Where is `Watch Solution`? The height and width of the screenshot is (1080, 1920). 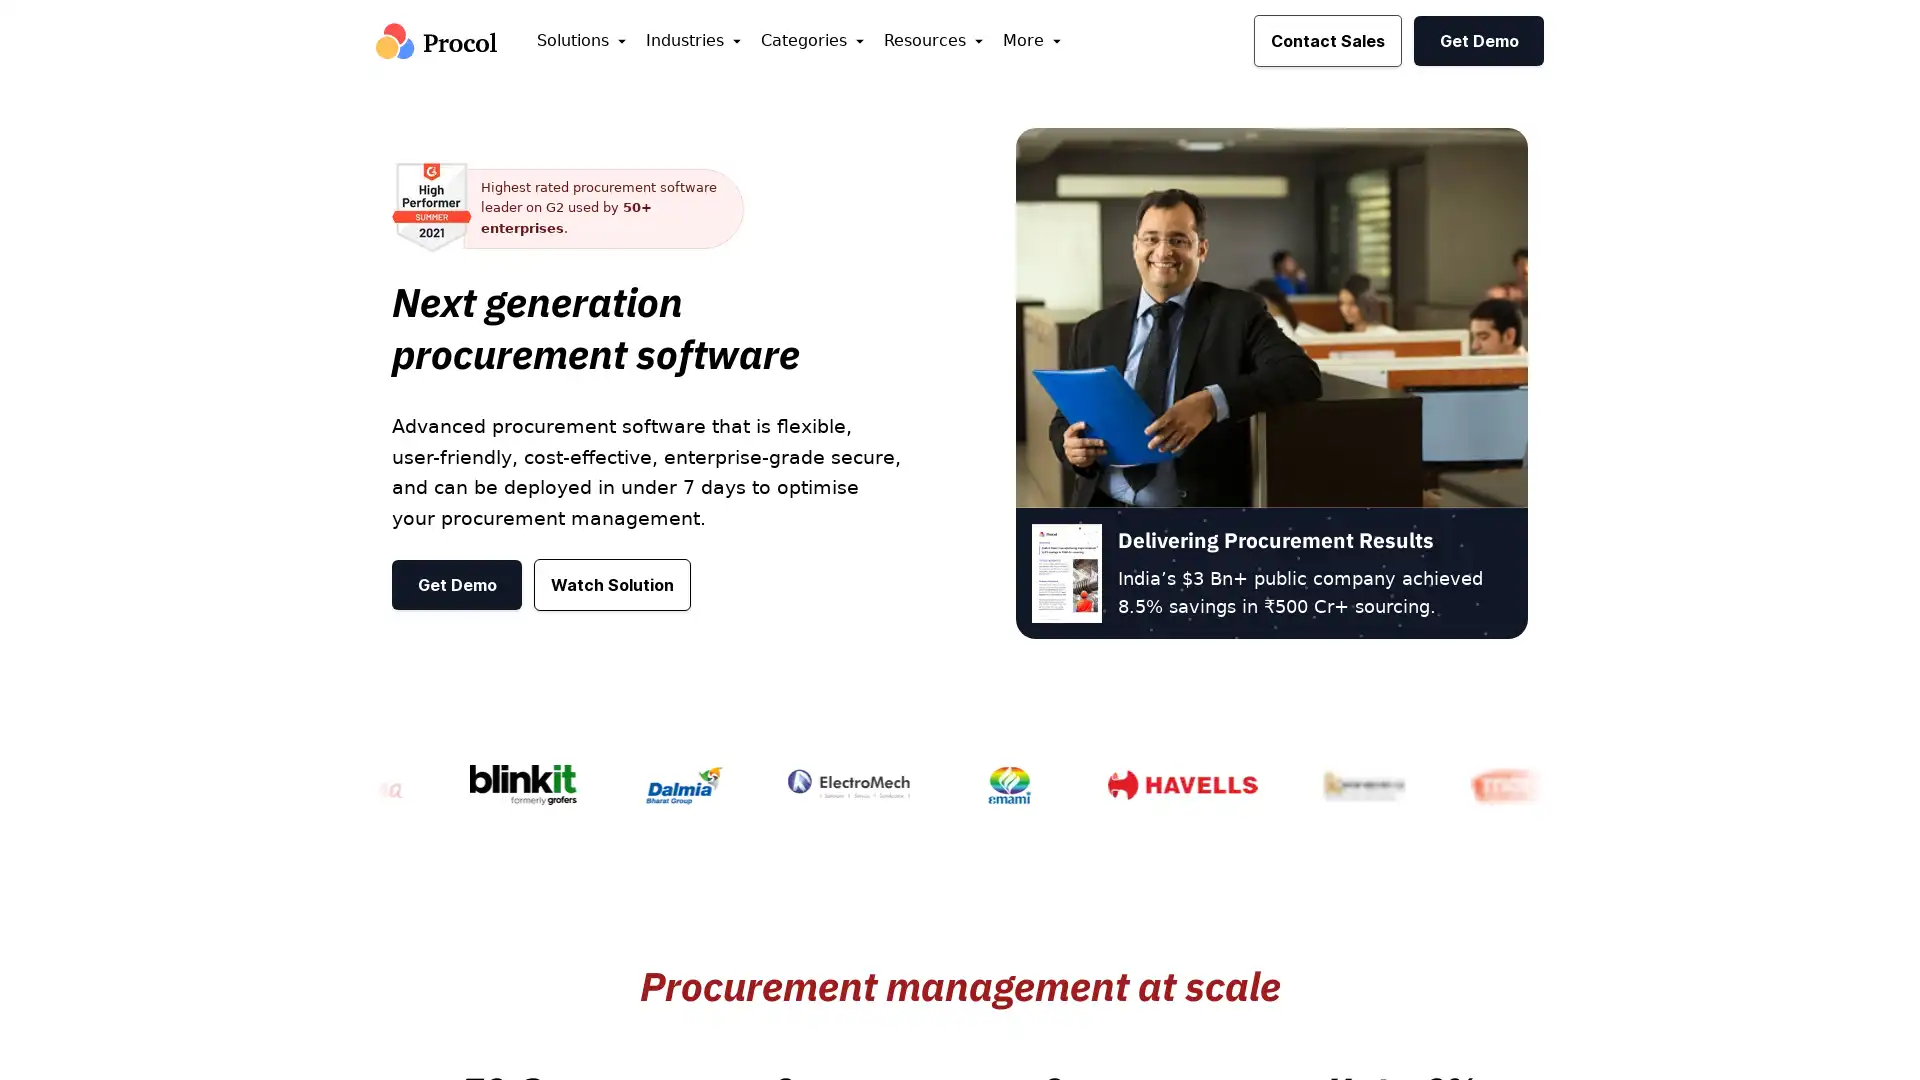
Watch Solution is located at coordinates (611, 583).